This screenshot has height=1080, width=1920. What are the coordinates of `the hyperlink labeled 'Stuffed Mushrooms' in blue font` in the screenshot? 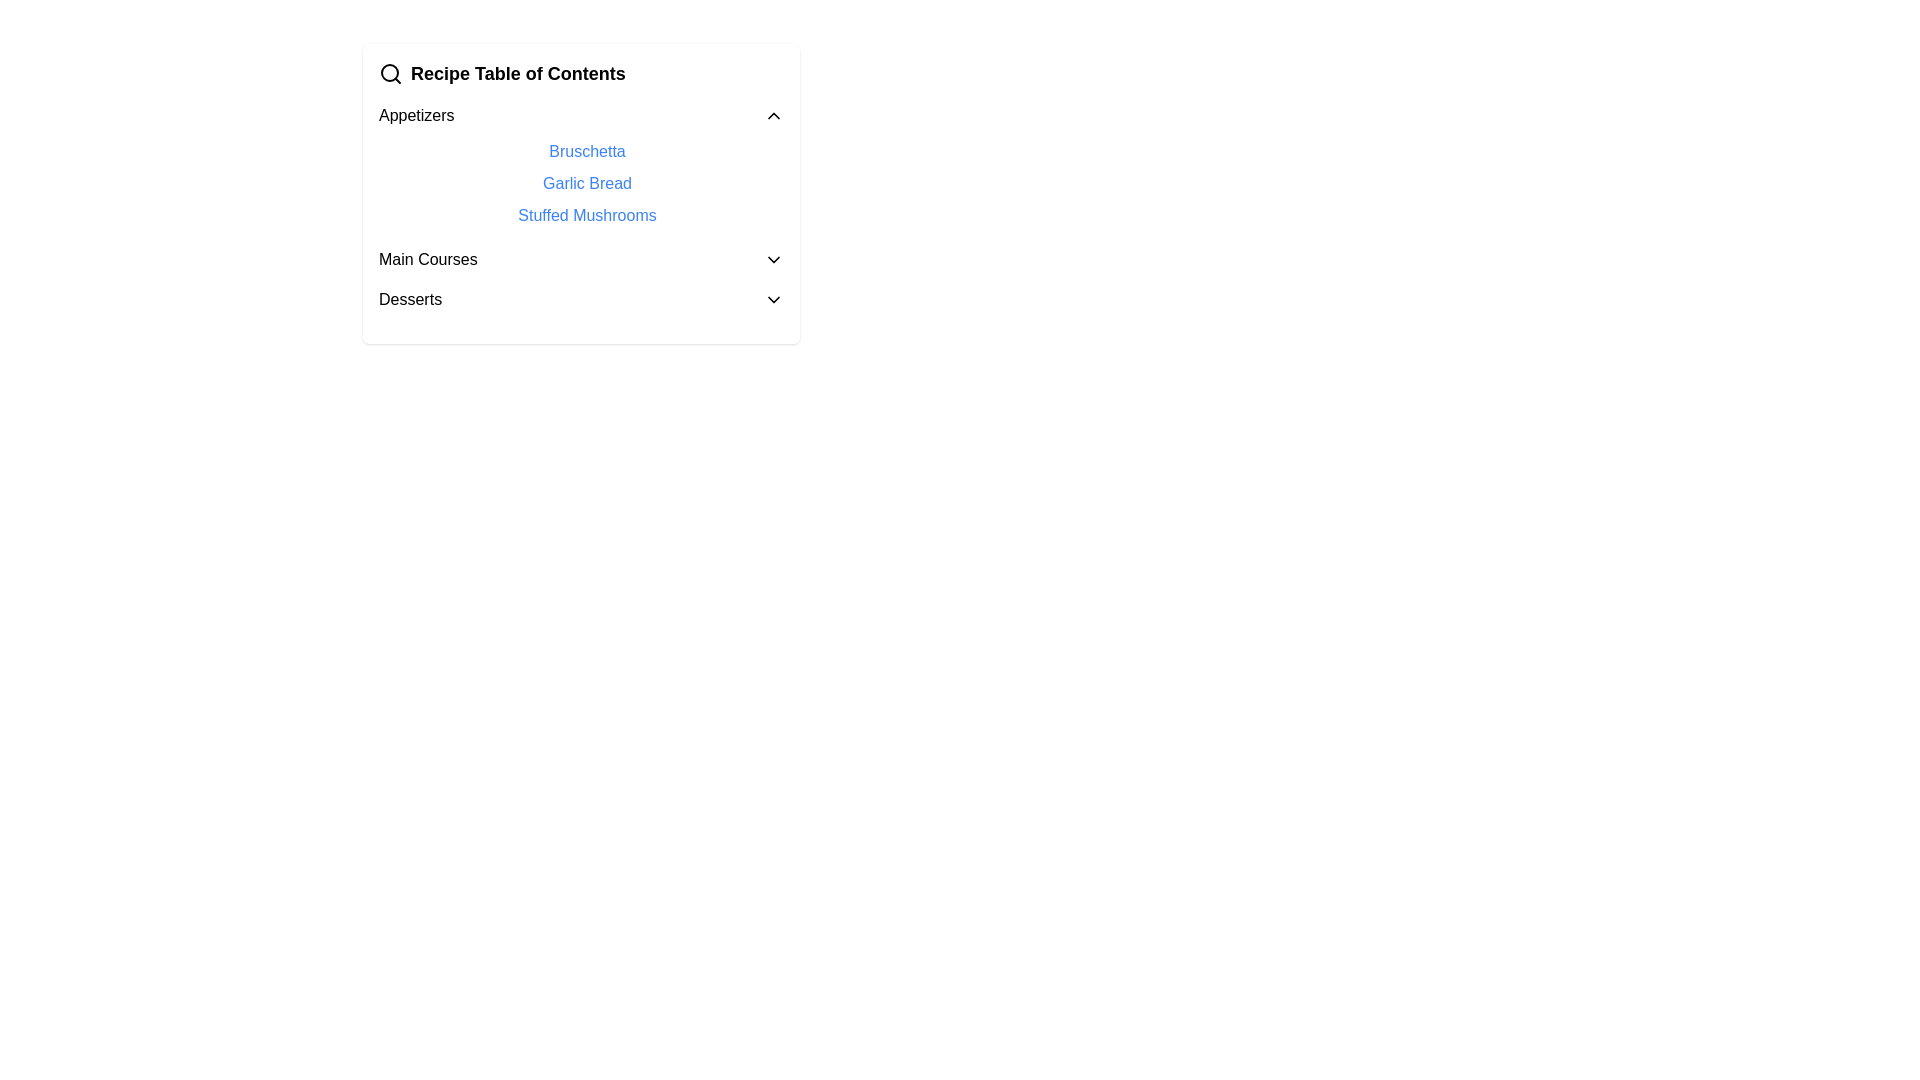 It's located at (588, 216).